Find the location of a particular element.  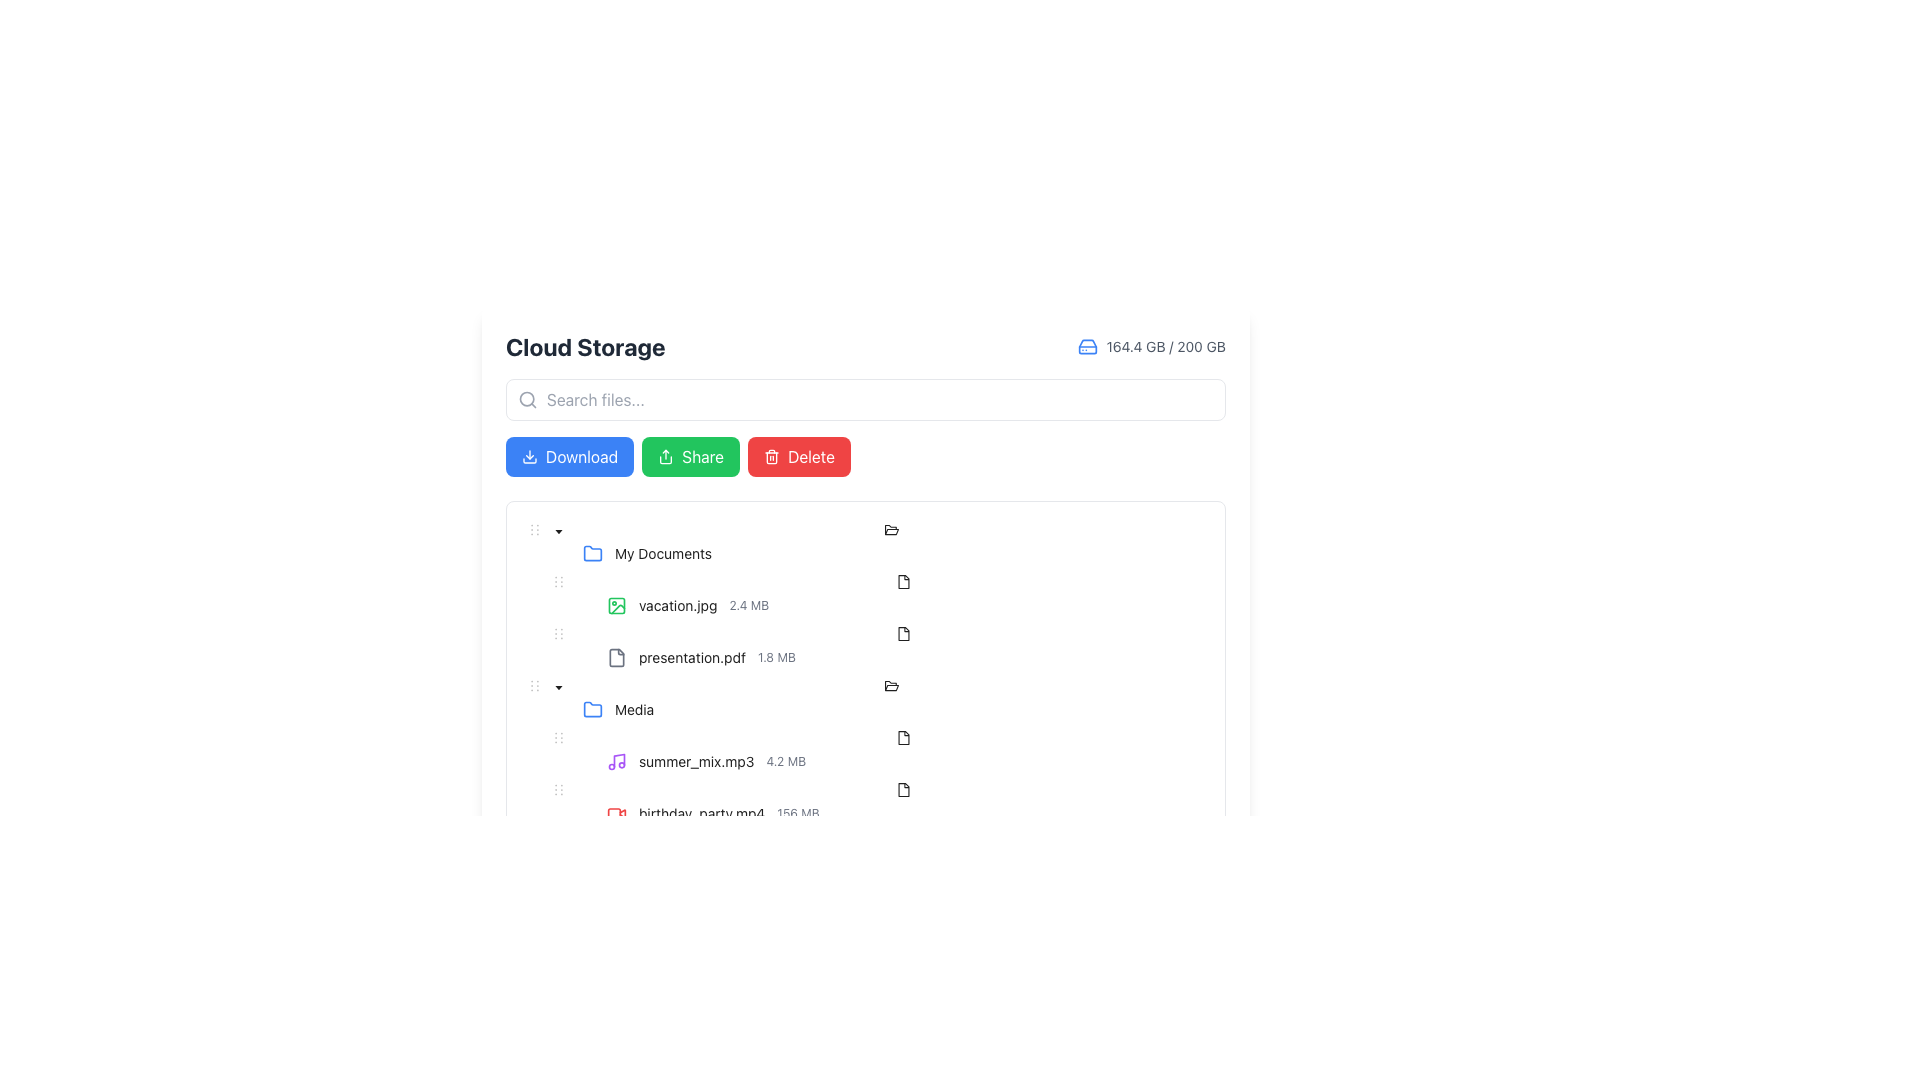

the indentation marker located to the left of the 'birthday_party.mp4' file item in the tree structure is located at coordinates (534, 801).